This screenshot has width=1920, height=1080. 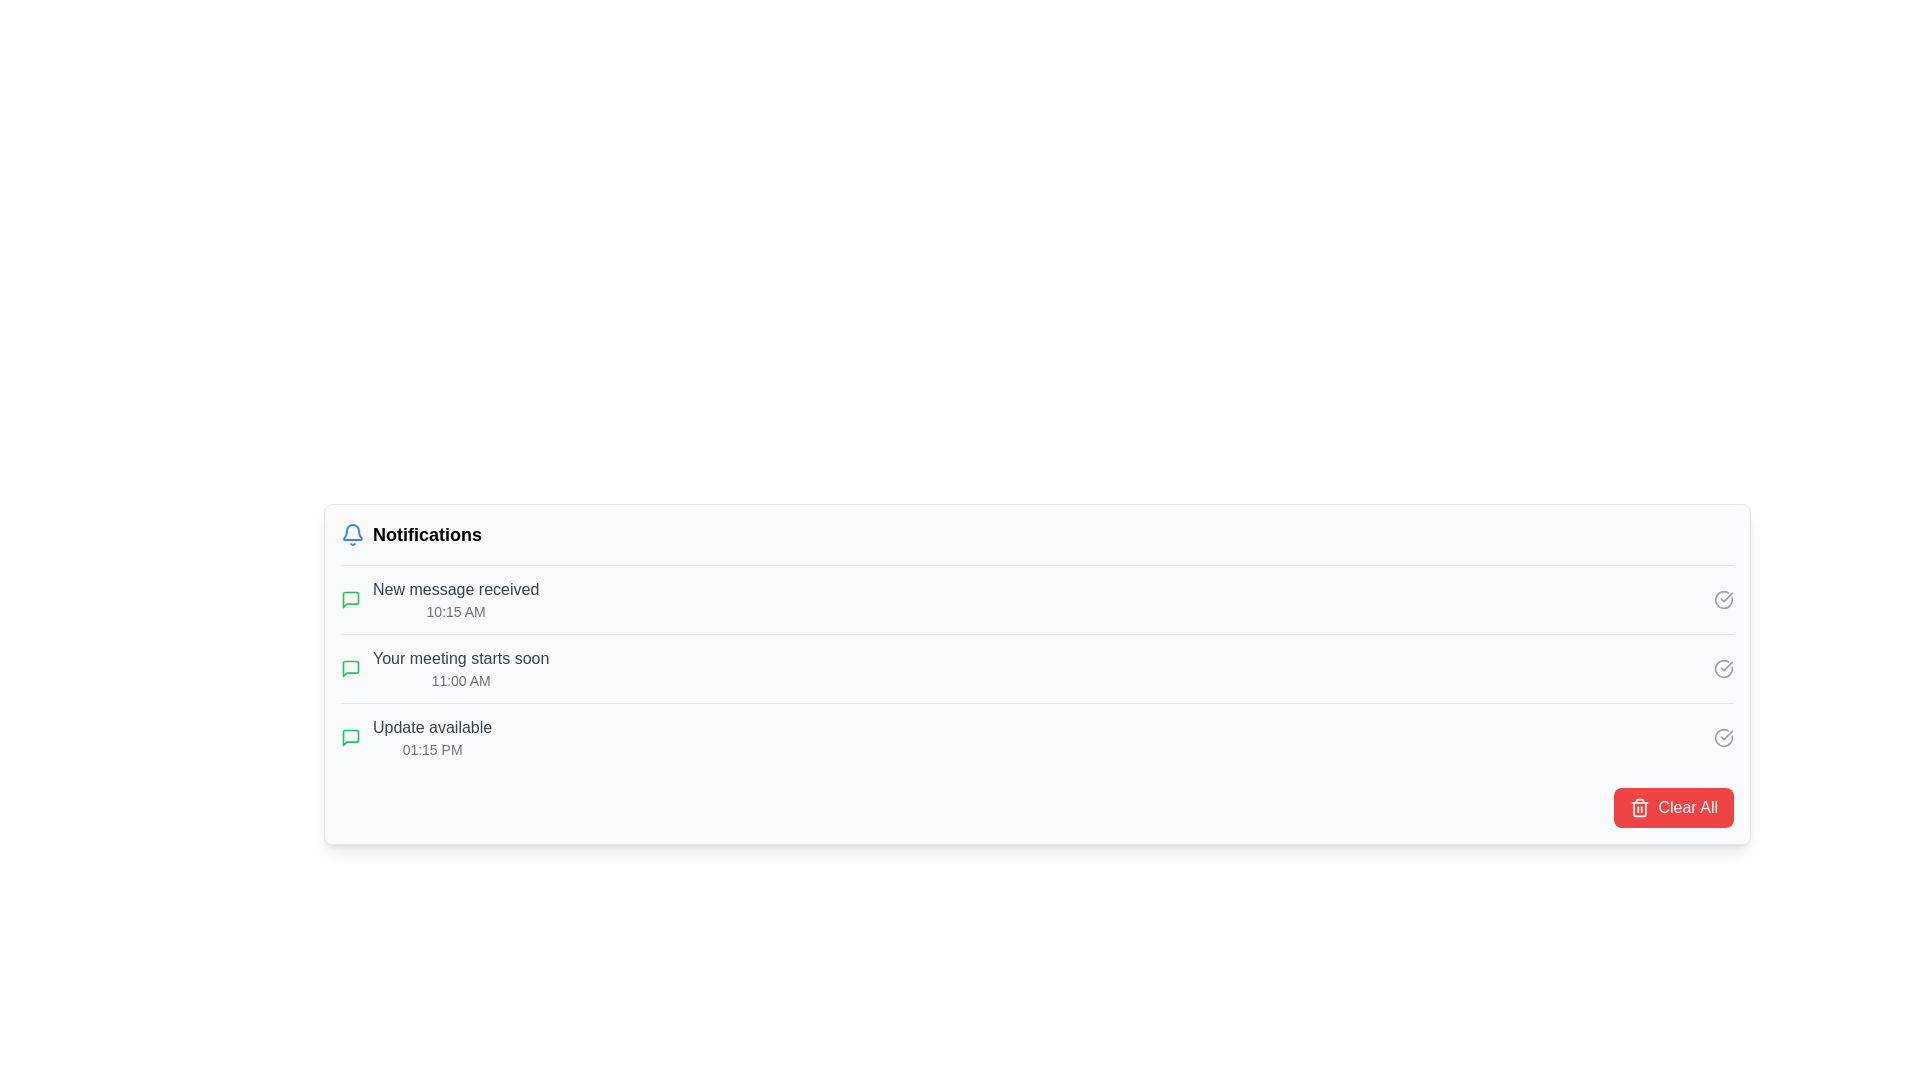 What do you see at coordinates (1722, 599) in the screenshot?
I see `the confirmation button for the notification labeled 'New message received' to observe a color change` at bounding box center [1722, 599].